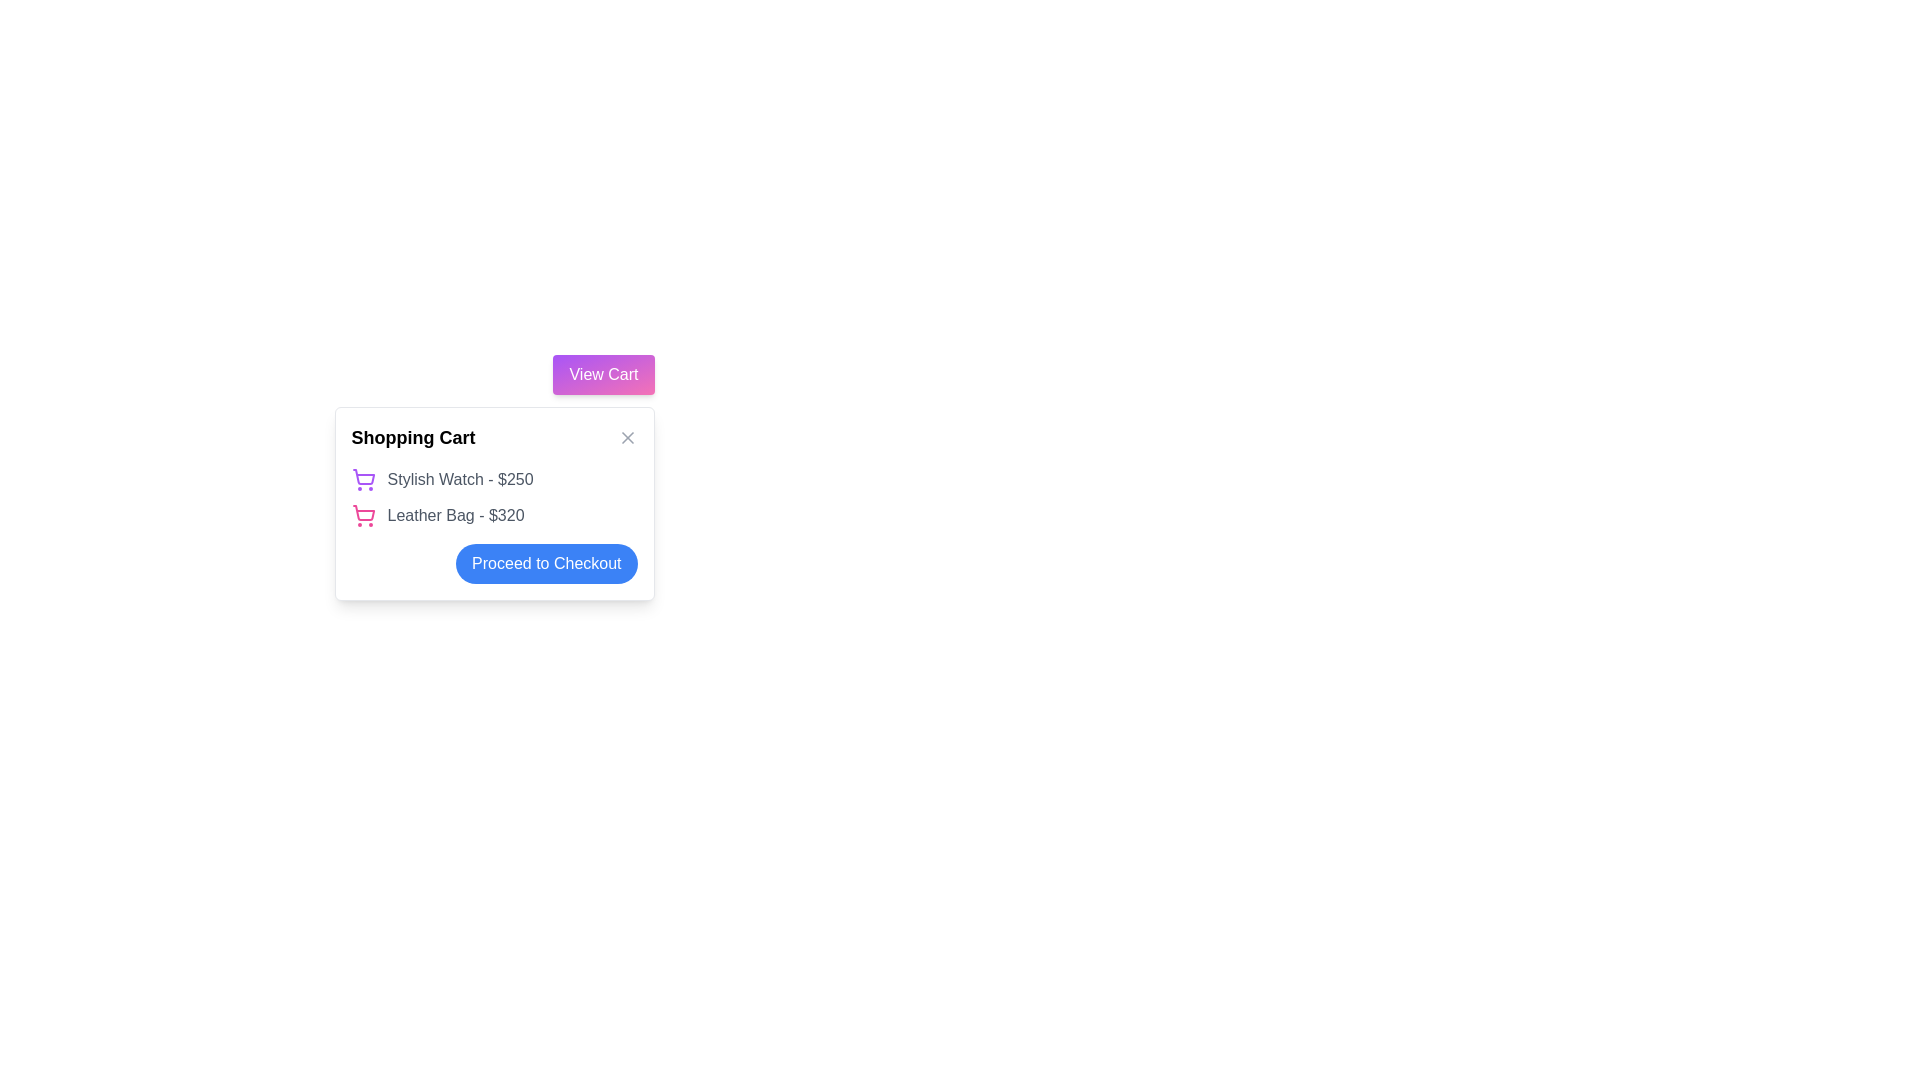 The height and width of the screenshot is (1080, 1920). Describe the element at coordinates (494, 479) in the screenshot. I see `the first list item displaying 'Stylish Watch - $250' with a purple shopping cart icon in the shopping cart interface` at that location.